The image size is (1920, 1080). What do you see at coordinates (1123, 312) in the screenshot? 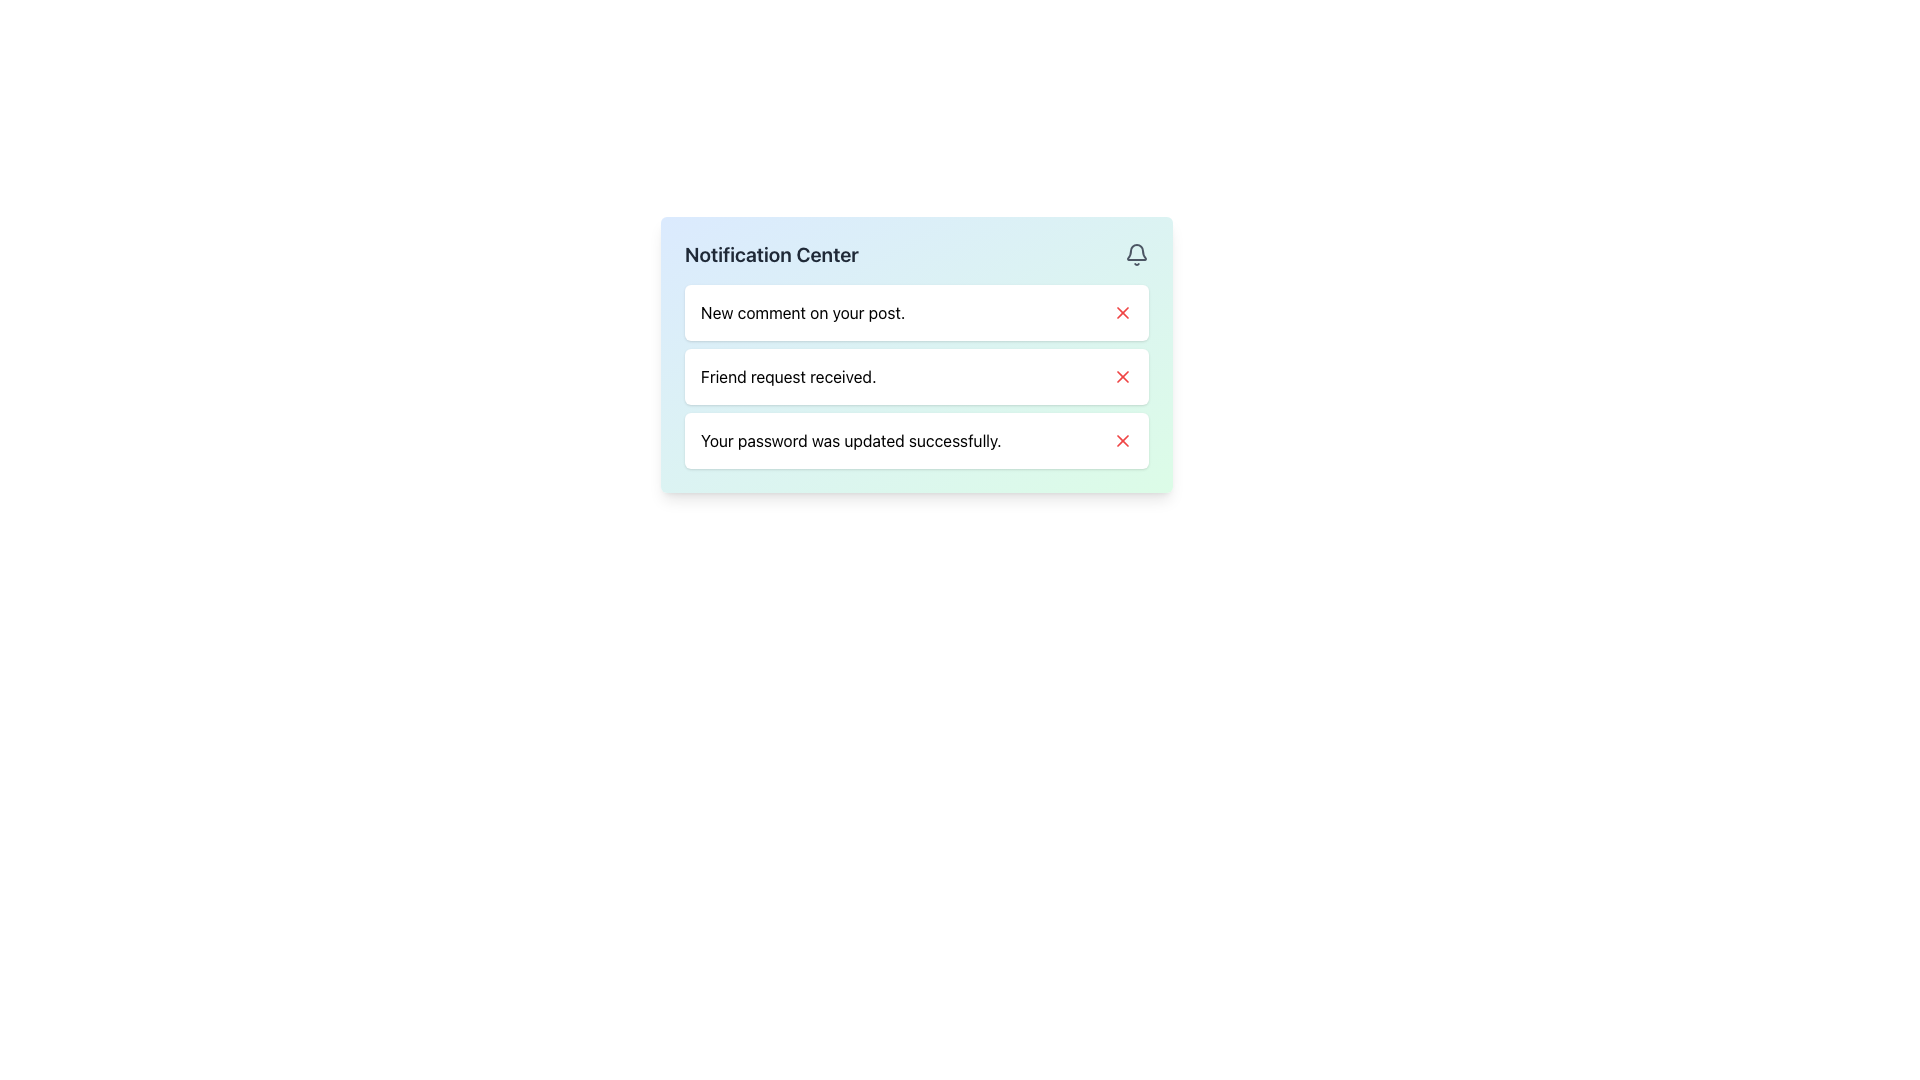
I see `the Close icon located at the top-right corner of the first notification card, aligned horizontally with the 'New comment on your post.' text` at bounding box center [1123, 312].